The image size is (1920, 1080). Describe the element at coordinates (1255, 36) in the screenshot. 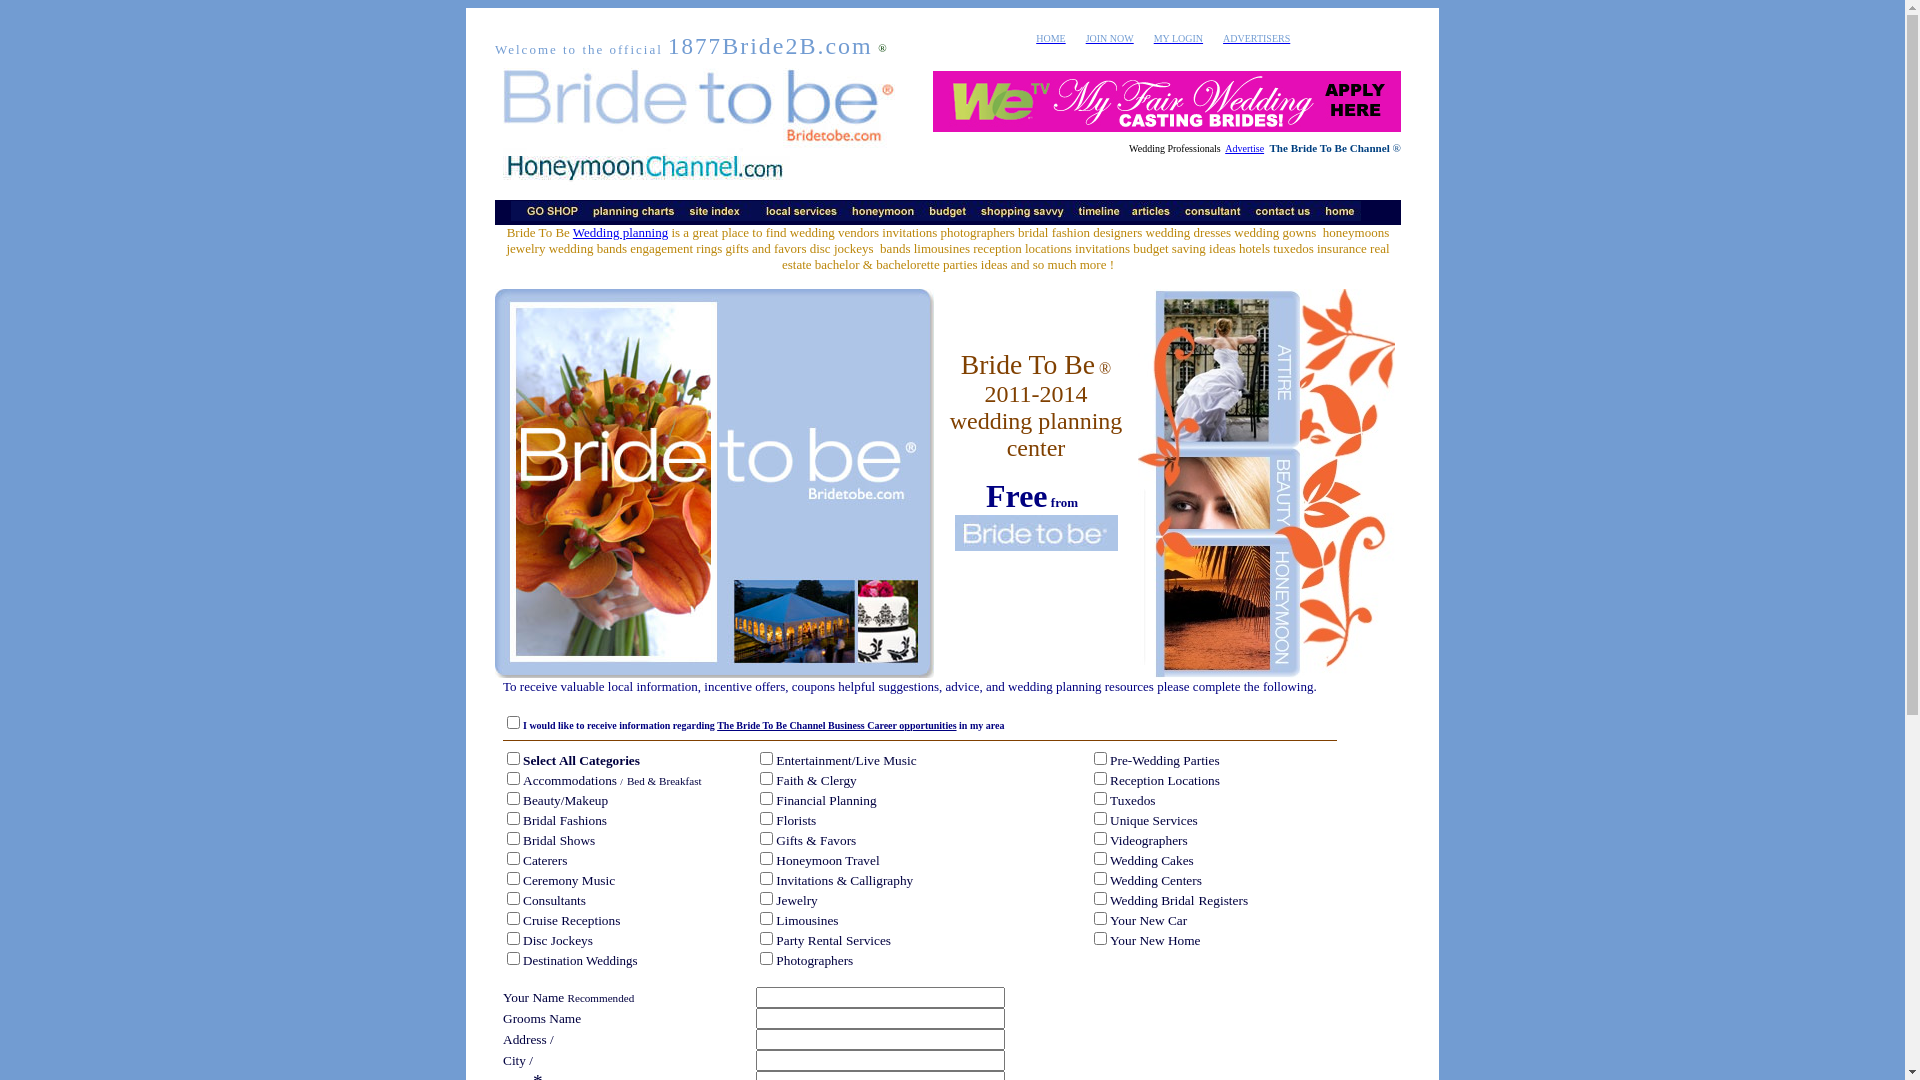

I see `'ADVERTISERS'` at that location.